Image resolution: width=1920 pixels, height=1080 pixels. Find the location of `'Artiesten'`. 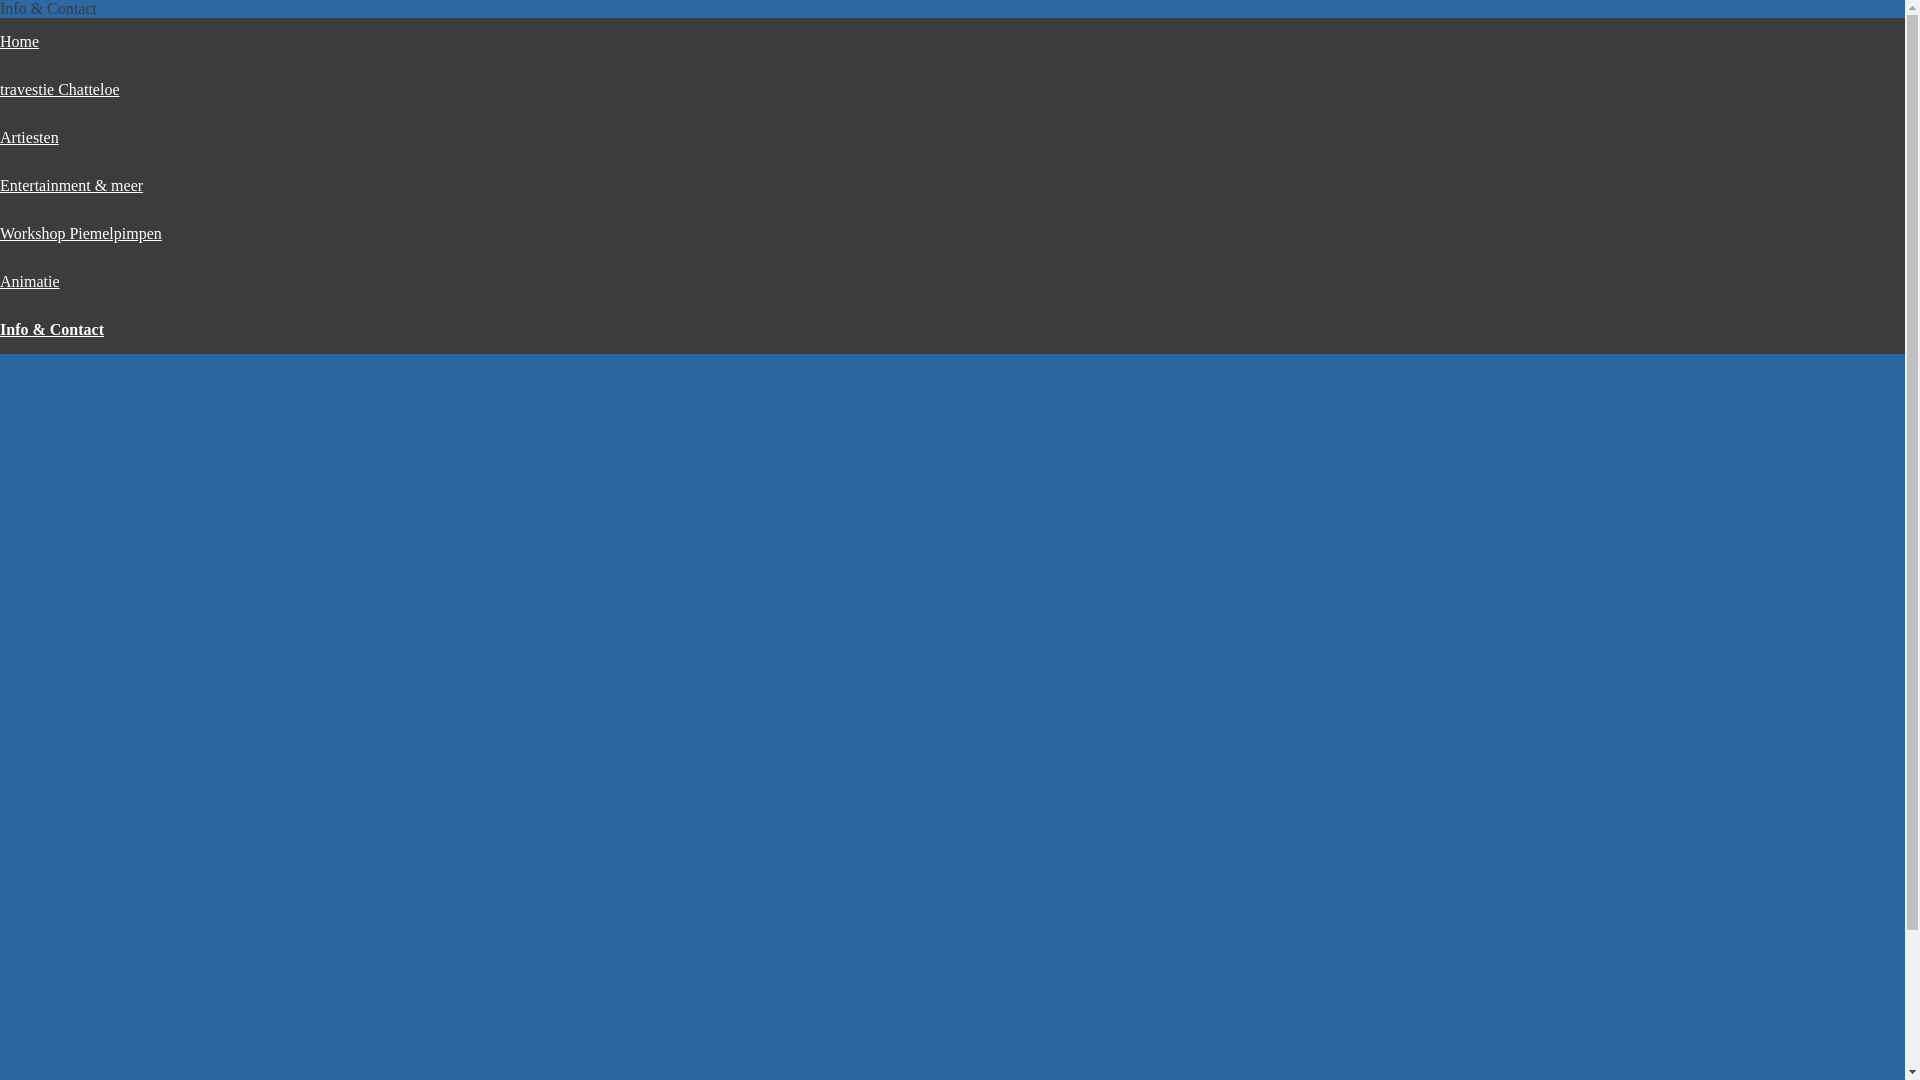

'Artiesten' is located at coordinates (29, 136).